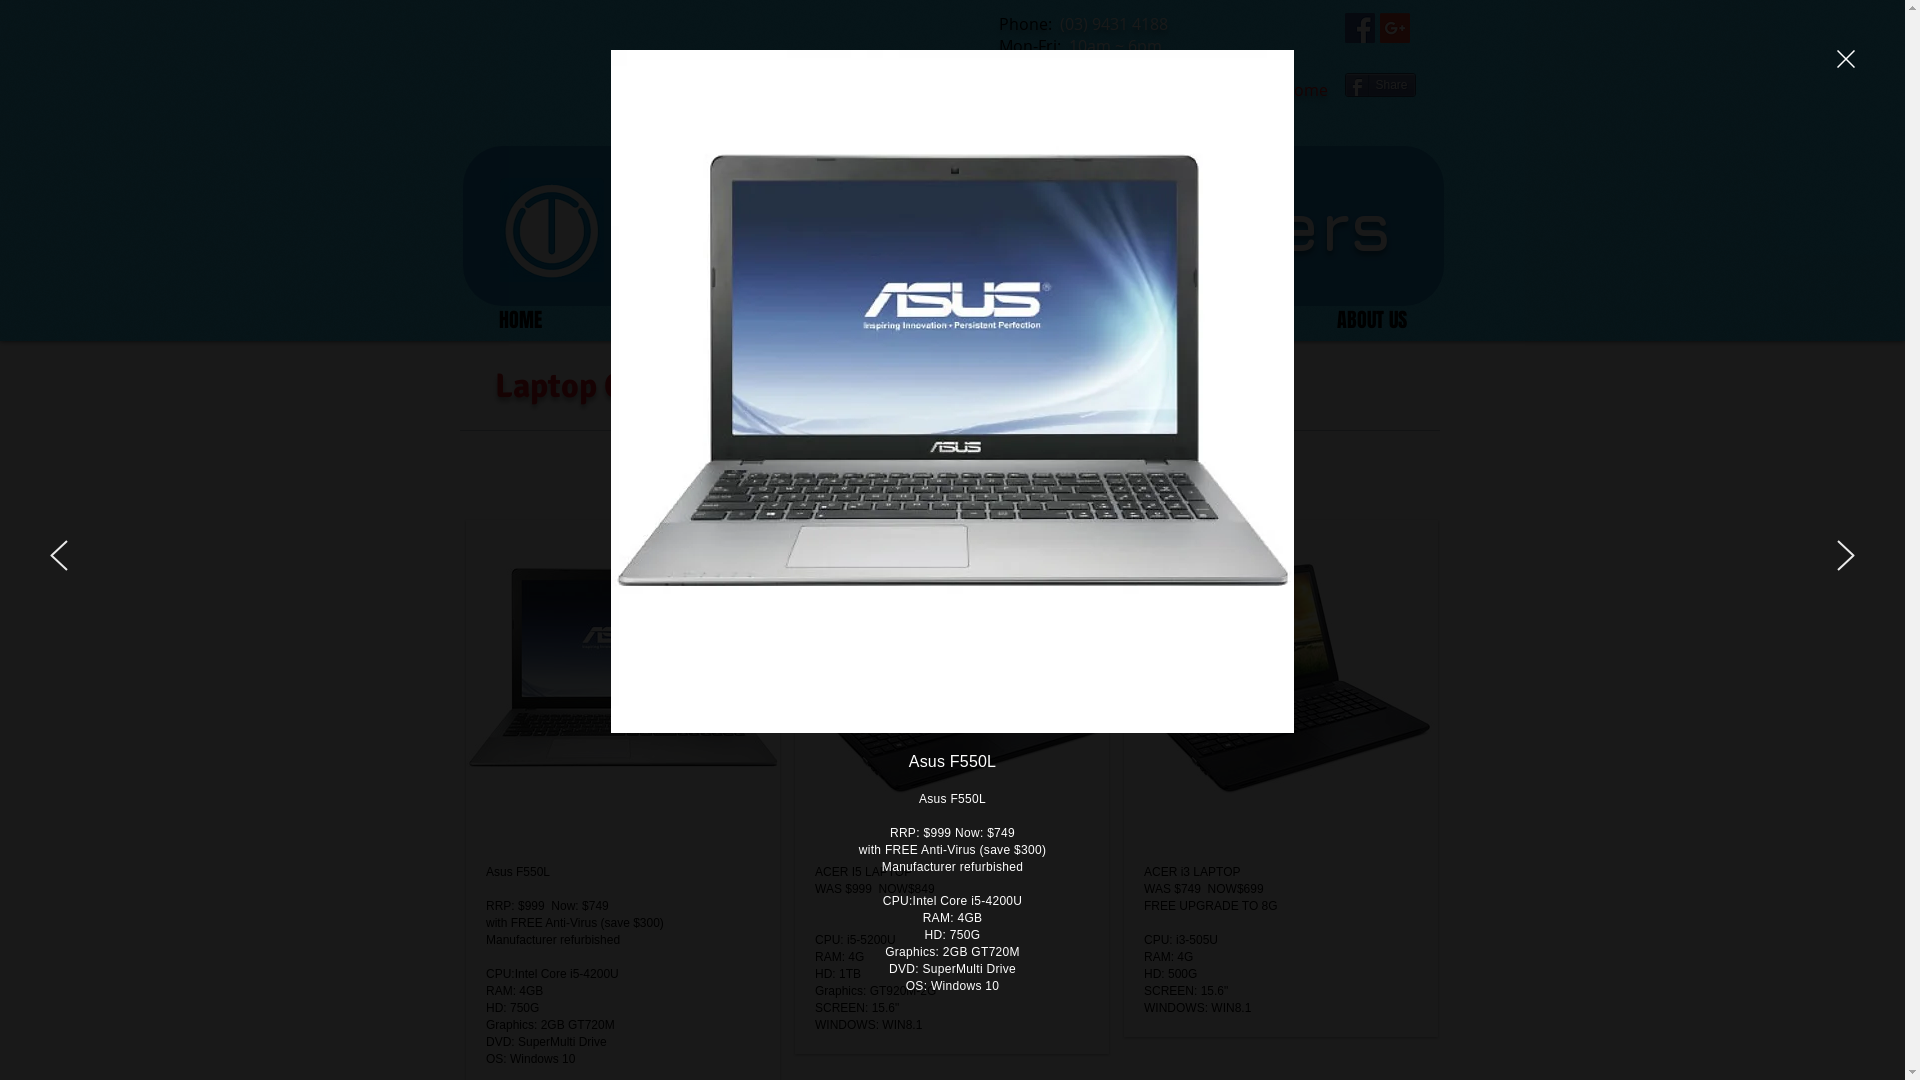  What do you see at coordinates (935, 319) in the screenshot?
I see `'REPAIRS & UPGRADES'` at bounding box center [935, 319].